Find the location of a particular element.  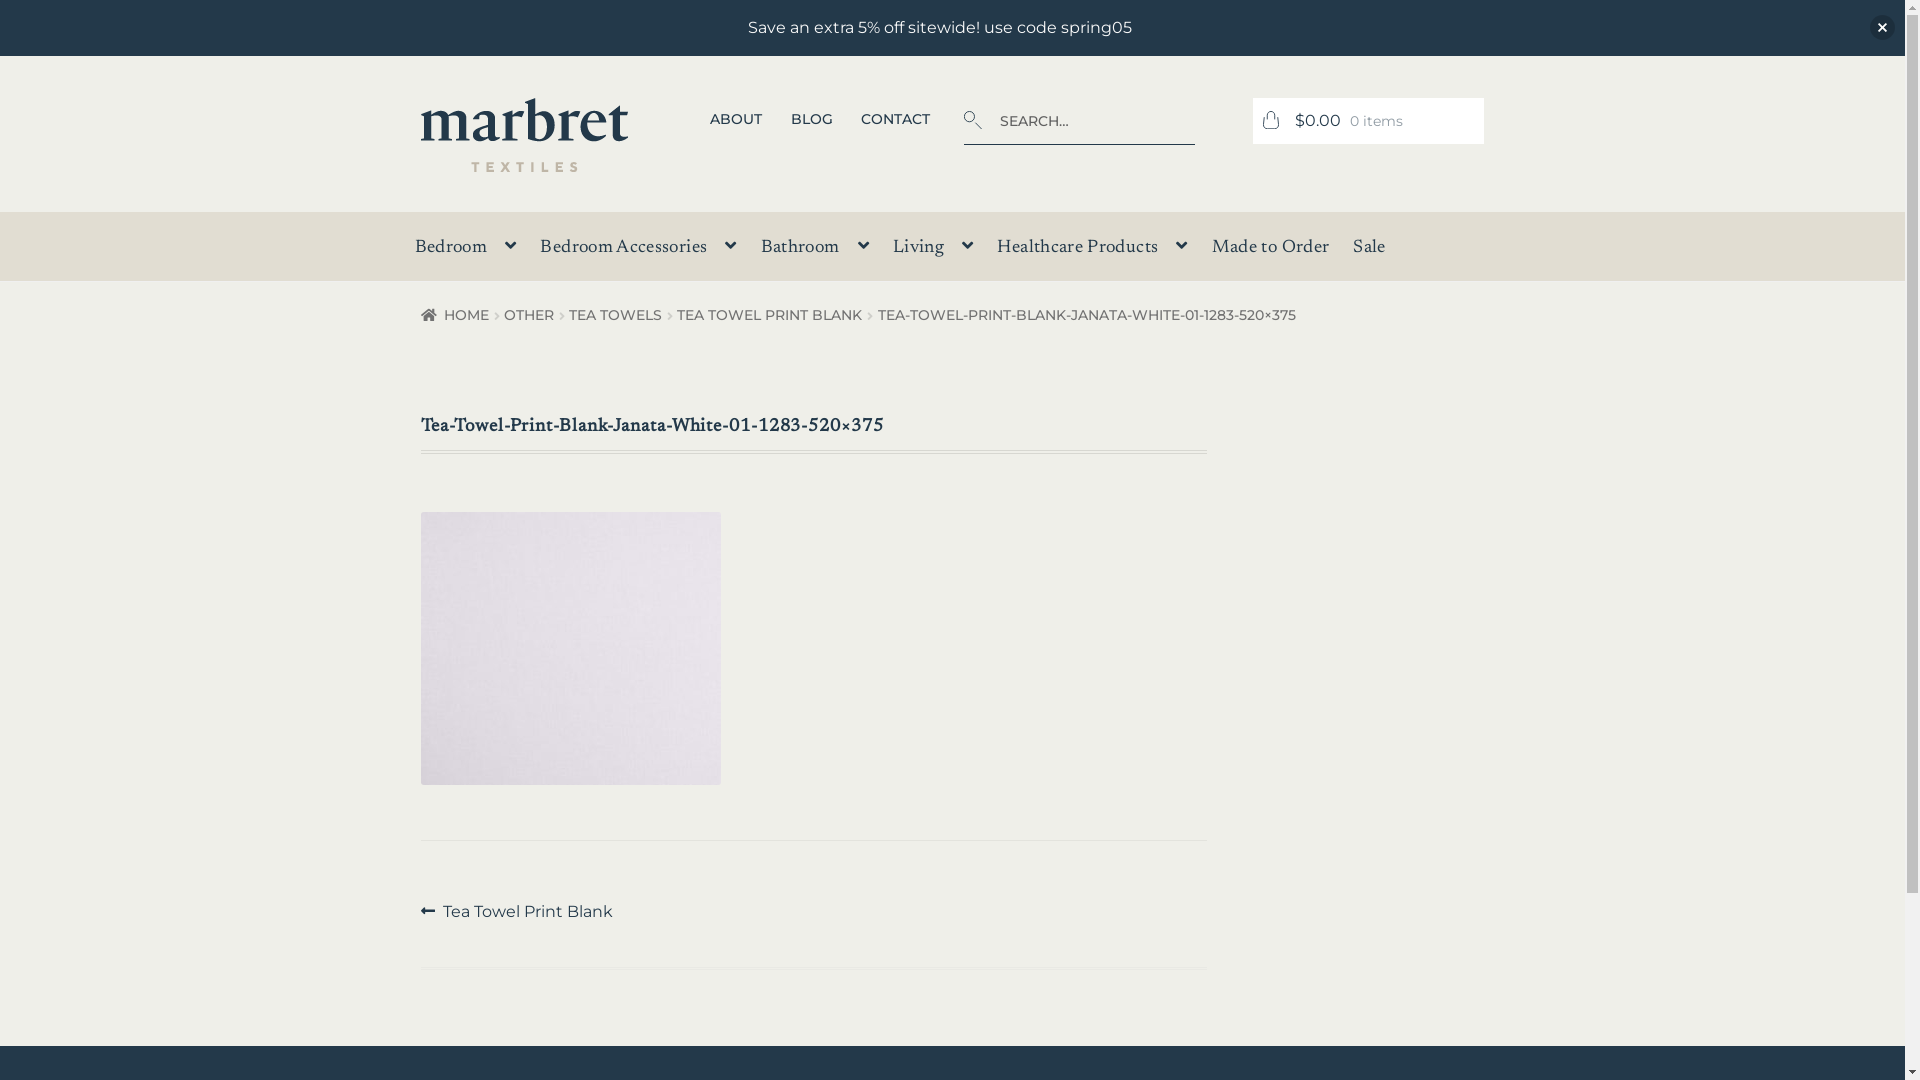

'BLOG' is located at coordinates (812, 119).